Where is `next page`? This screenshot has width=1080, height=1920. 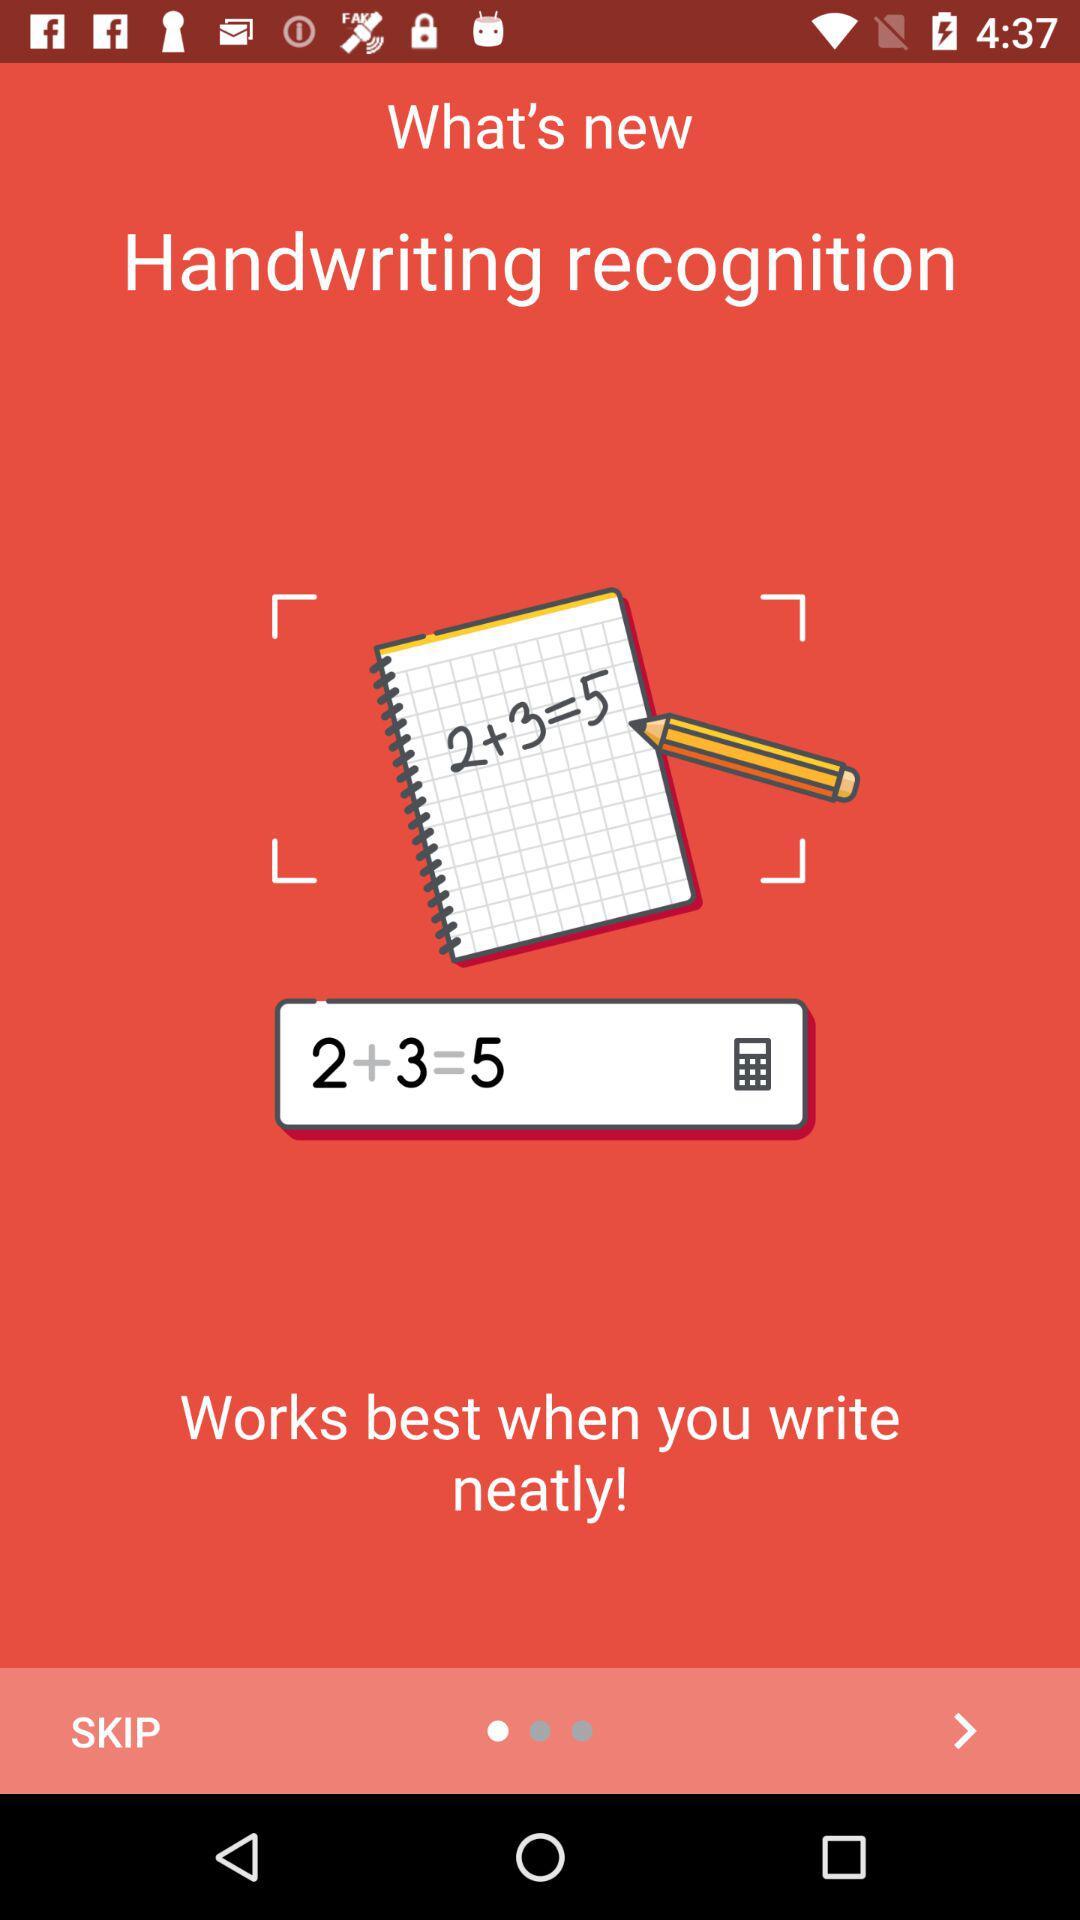
next page is located at coordinates (963, 1730).